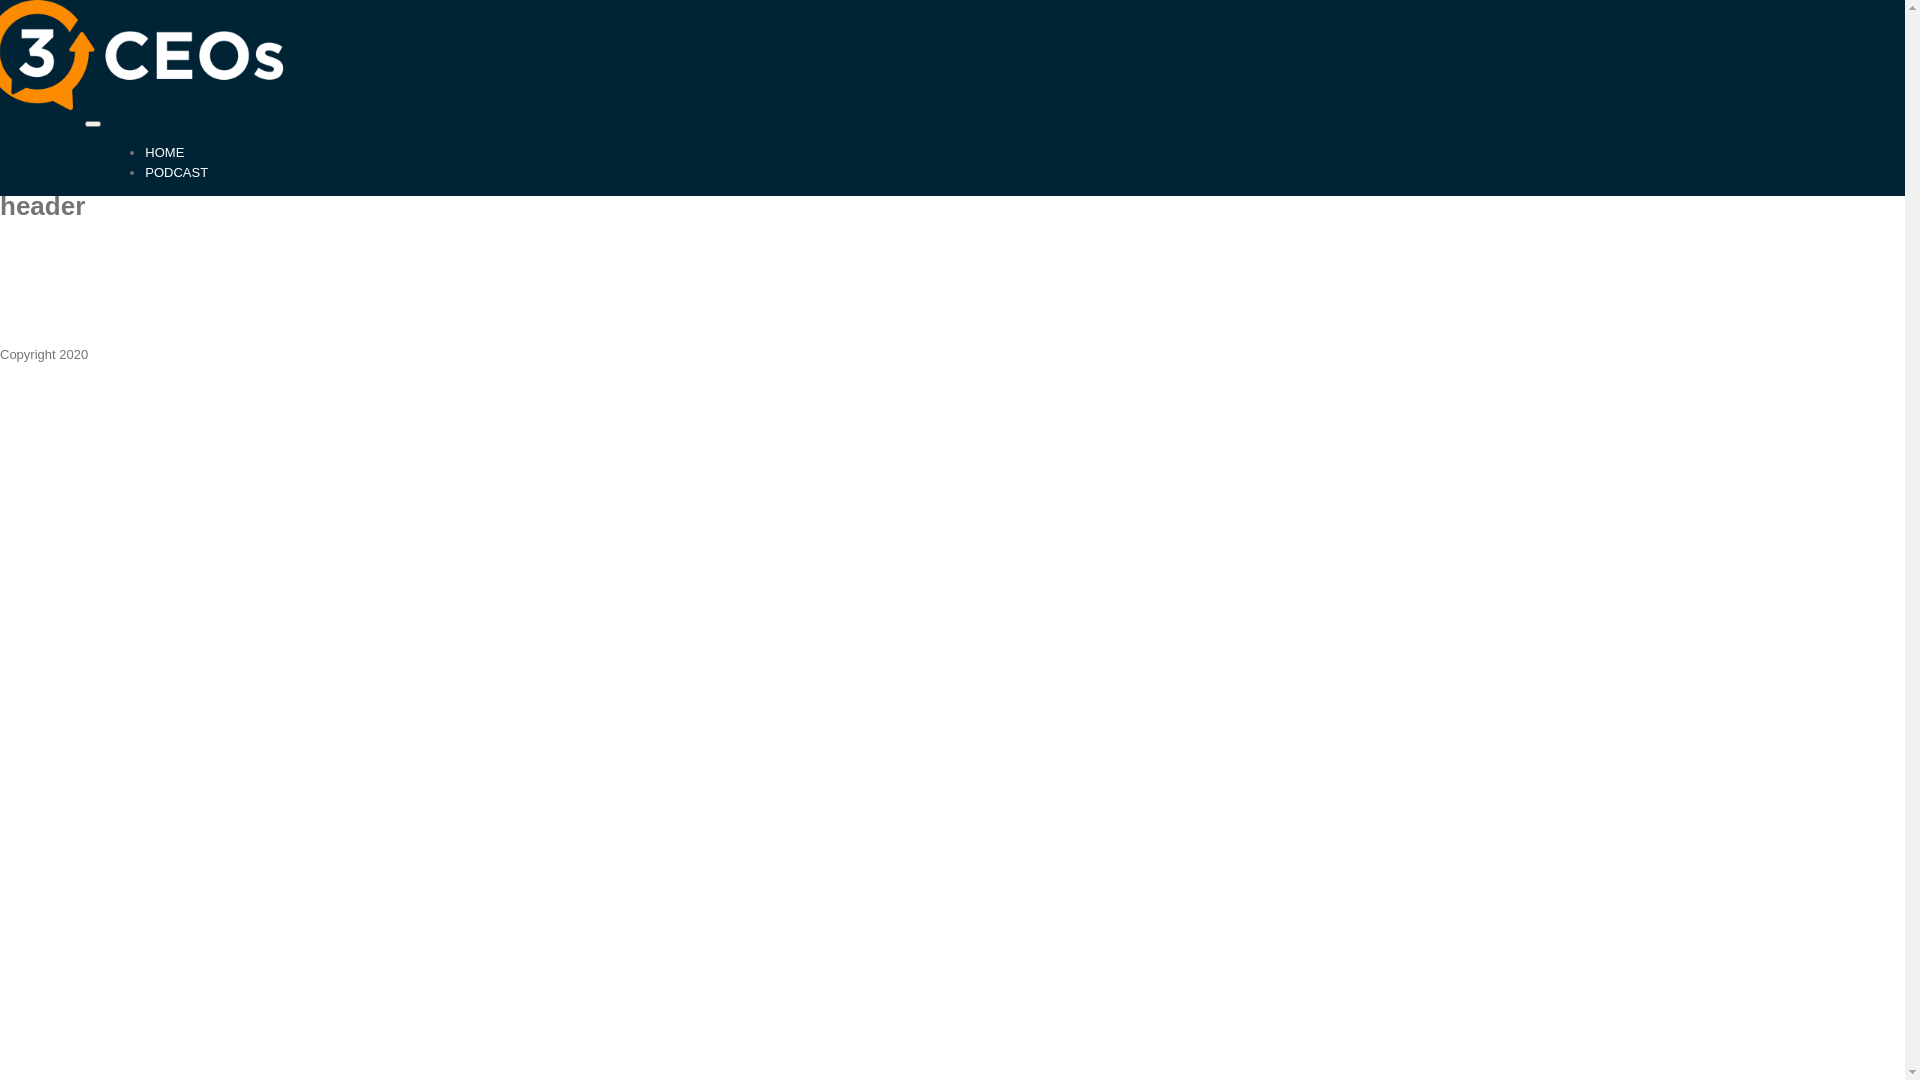 This screenshot has height=1080, width=1920. What do you see at coordinates (91, 123) in the screenshot?
I see `'Toggle Navigation'` at bounding box center [91, 123].